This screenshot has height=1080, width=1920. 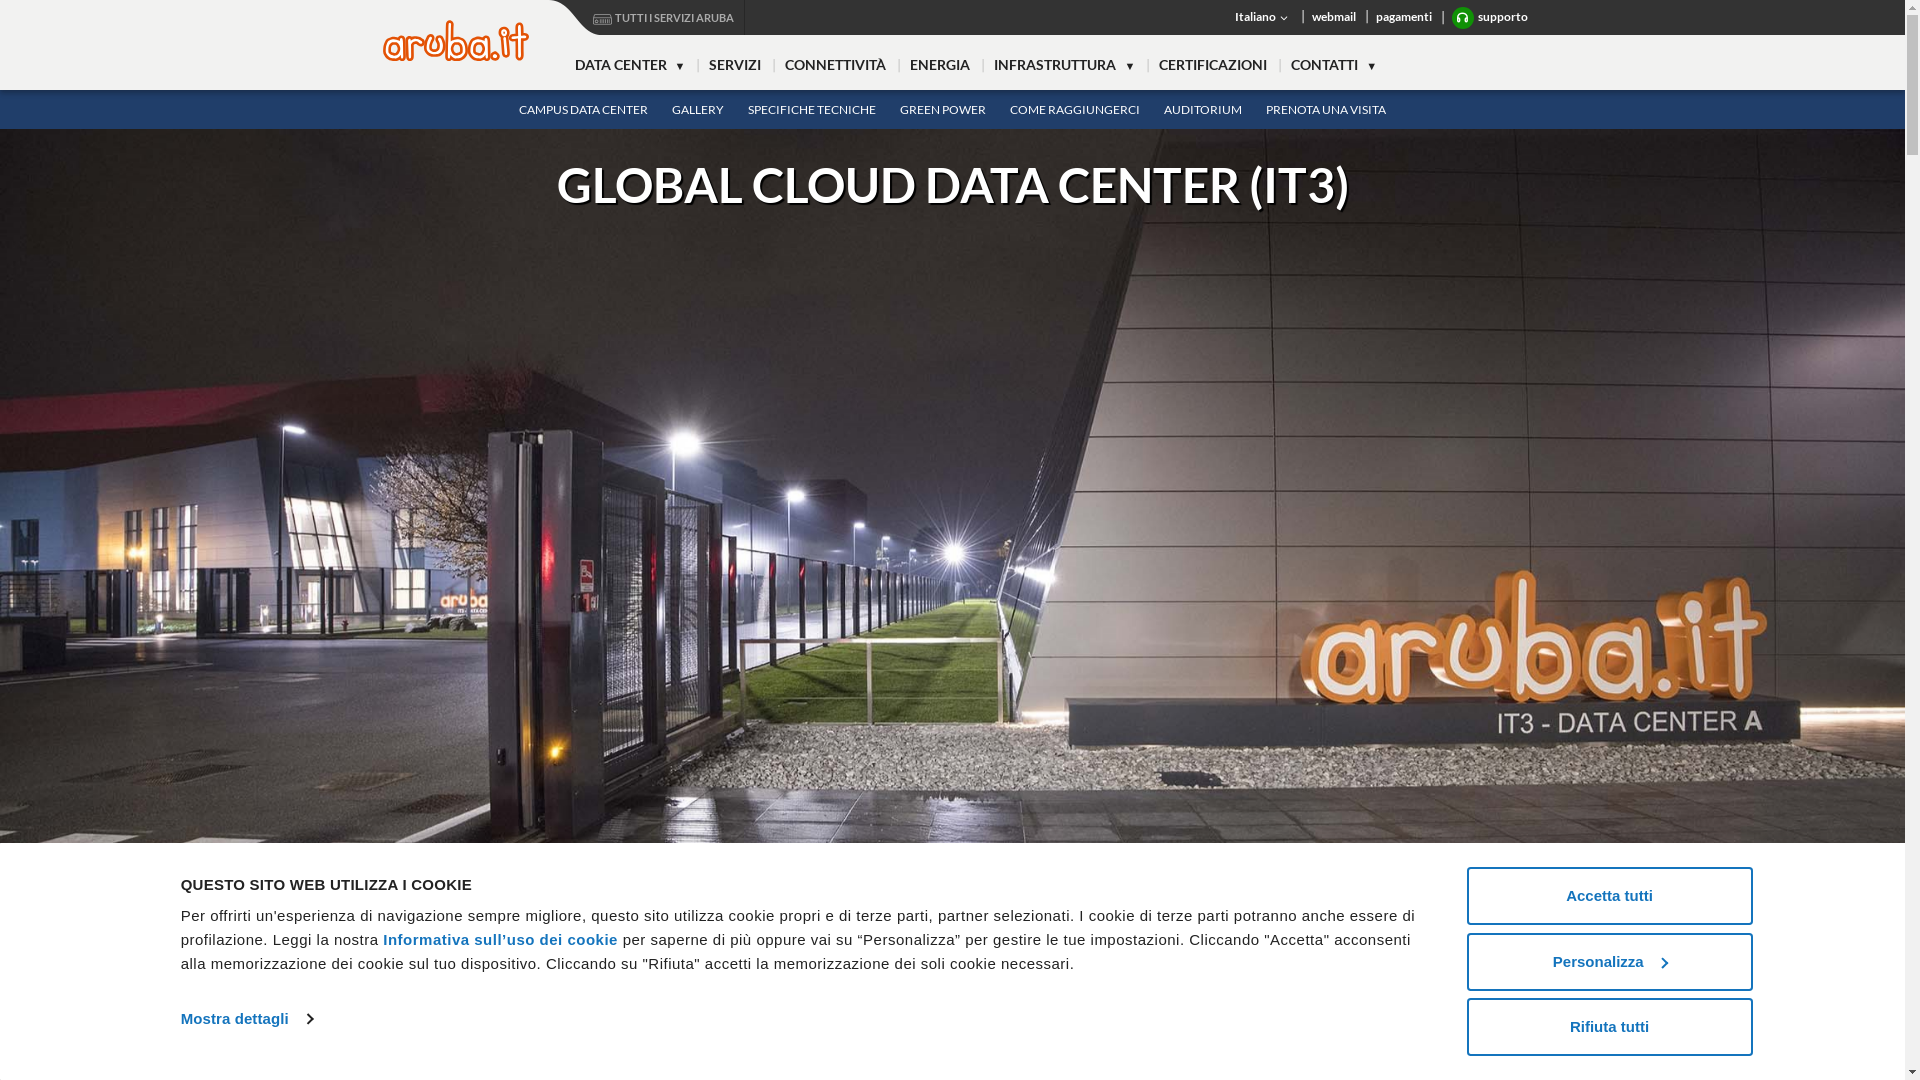 What do you see at coordinates (697, 109) in the screenshot?
I see `'GALLERY'` at bounding box center [697, 109].